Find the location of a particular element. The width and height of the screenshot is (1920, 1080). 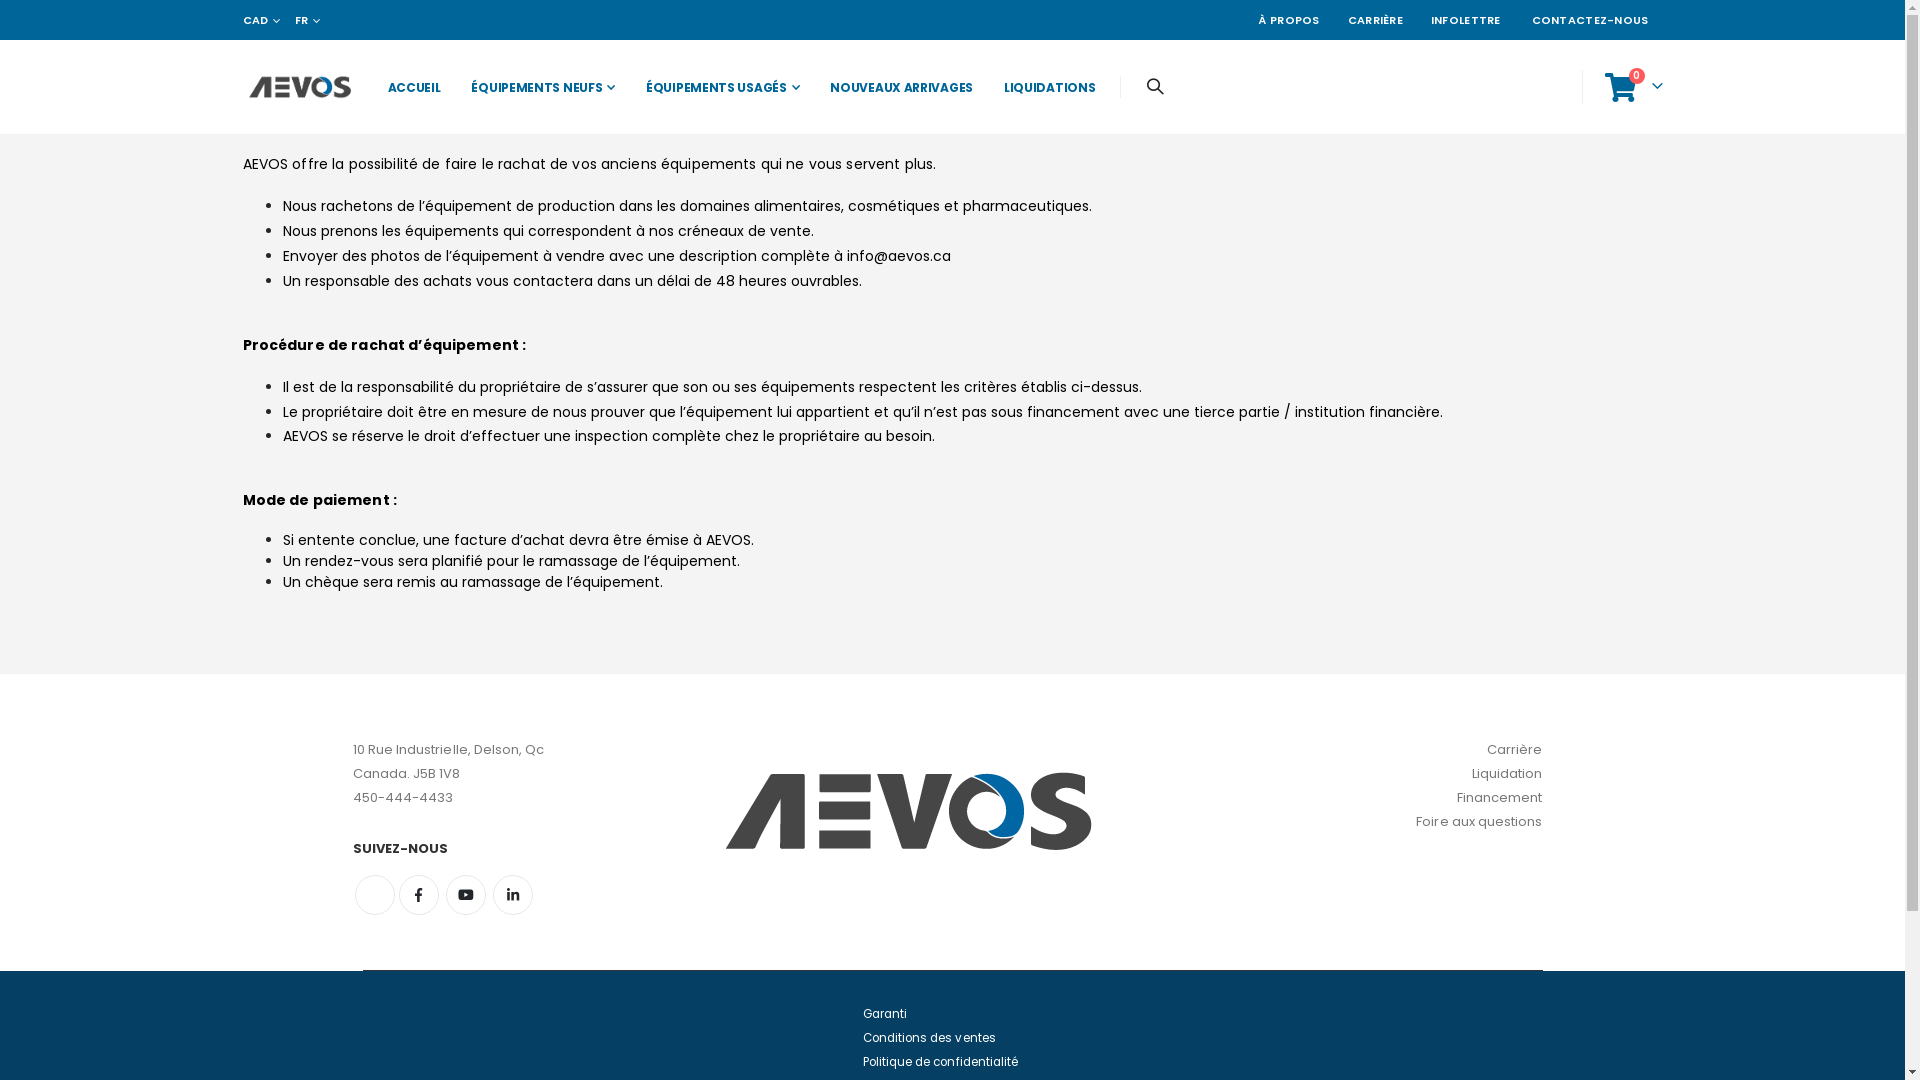

'Youtube' is located at coordinates (445, 893).